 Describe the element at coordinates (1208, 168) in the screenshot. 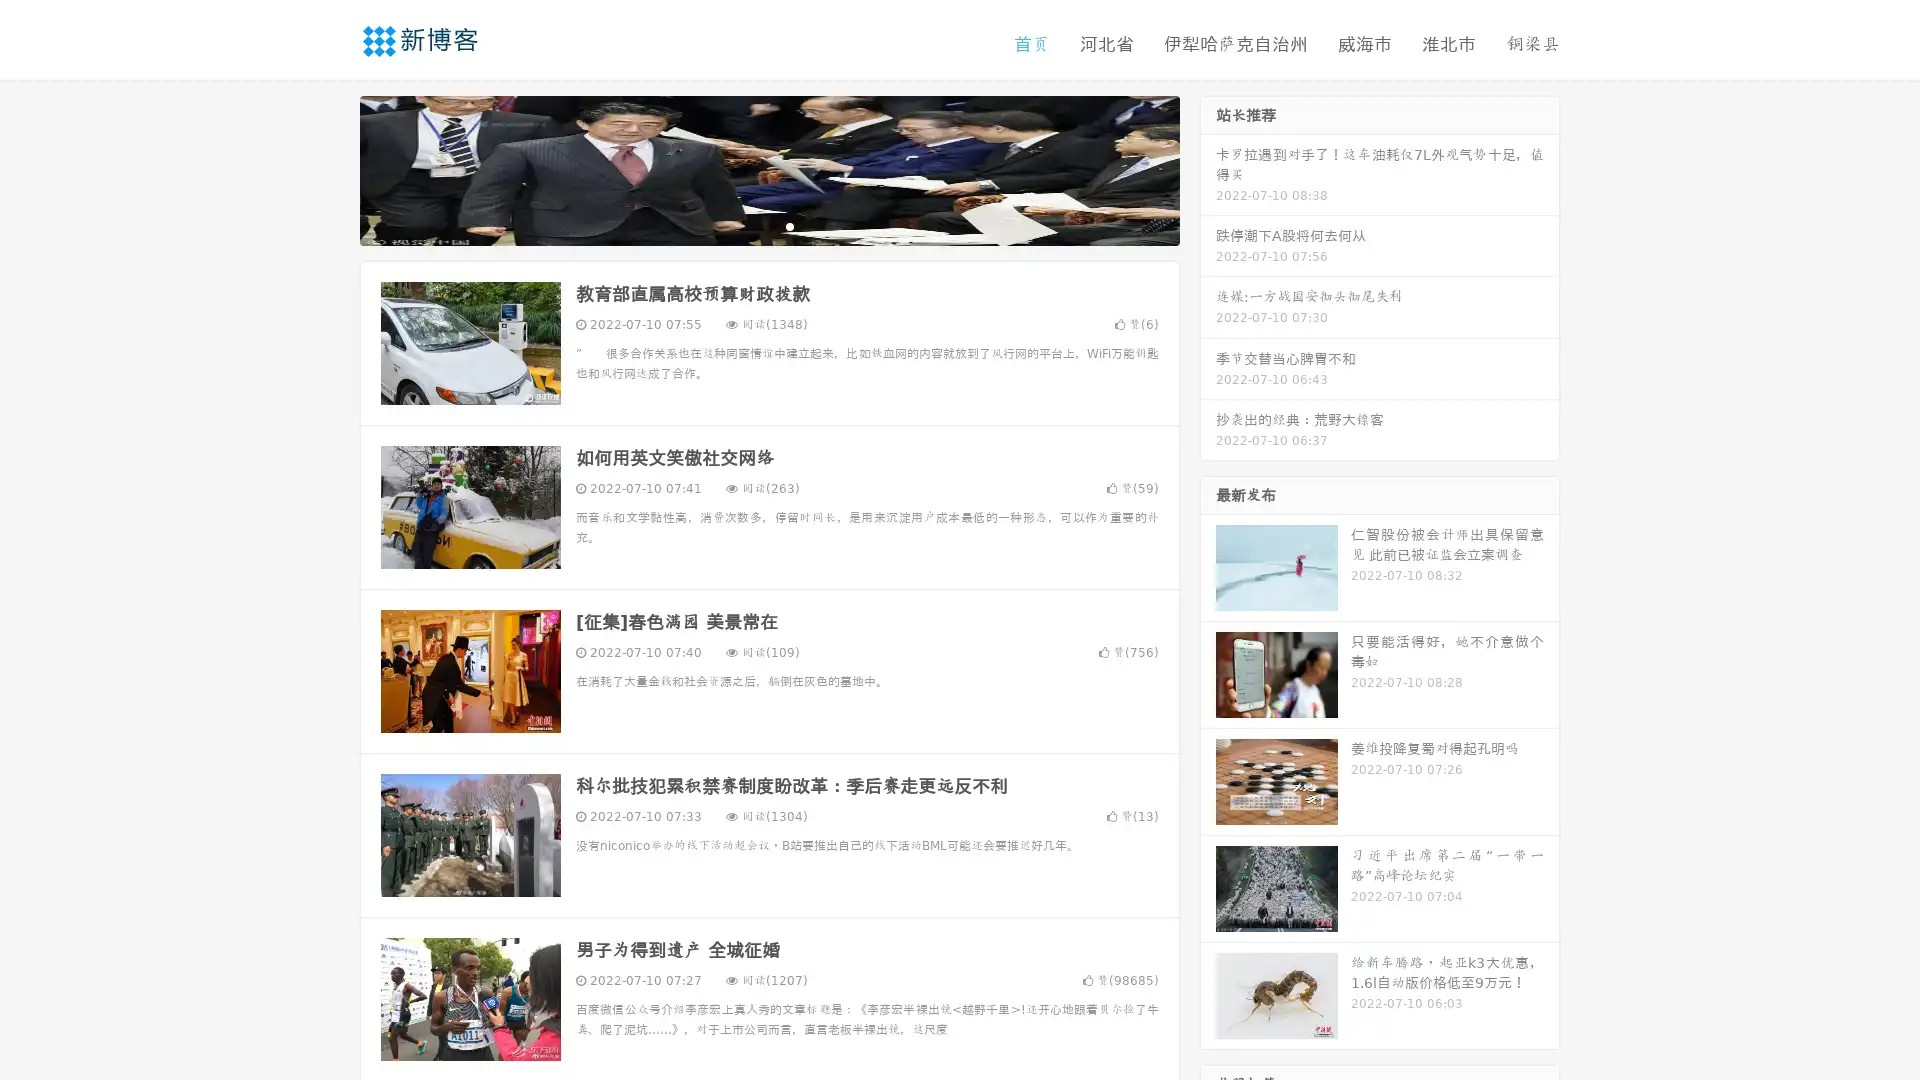

I see `Next slide` at that location.